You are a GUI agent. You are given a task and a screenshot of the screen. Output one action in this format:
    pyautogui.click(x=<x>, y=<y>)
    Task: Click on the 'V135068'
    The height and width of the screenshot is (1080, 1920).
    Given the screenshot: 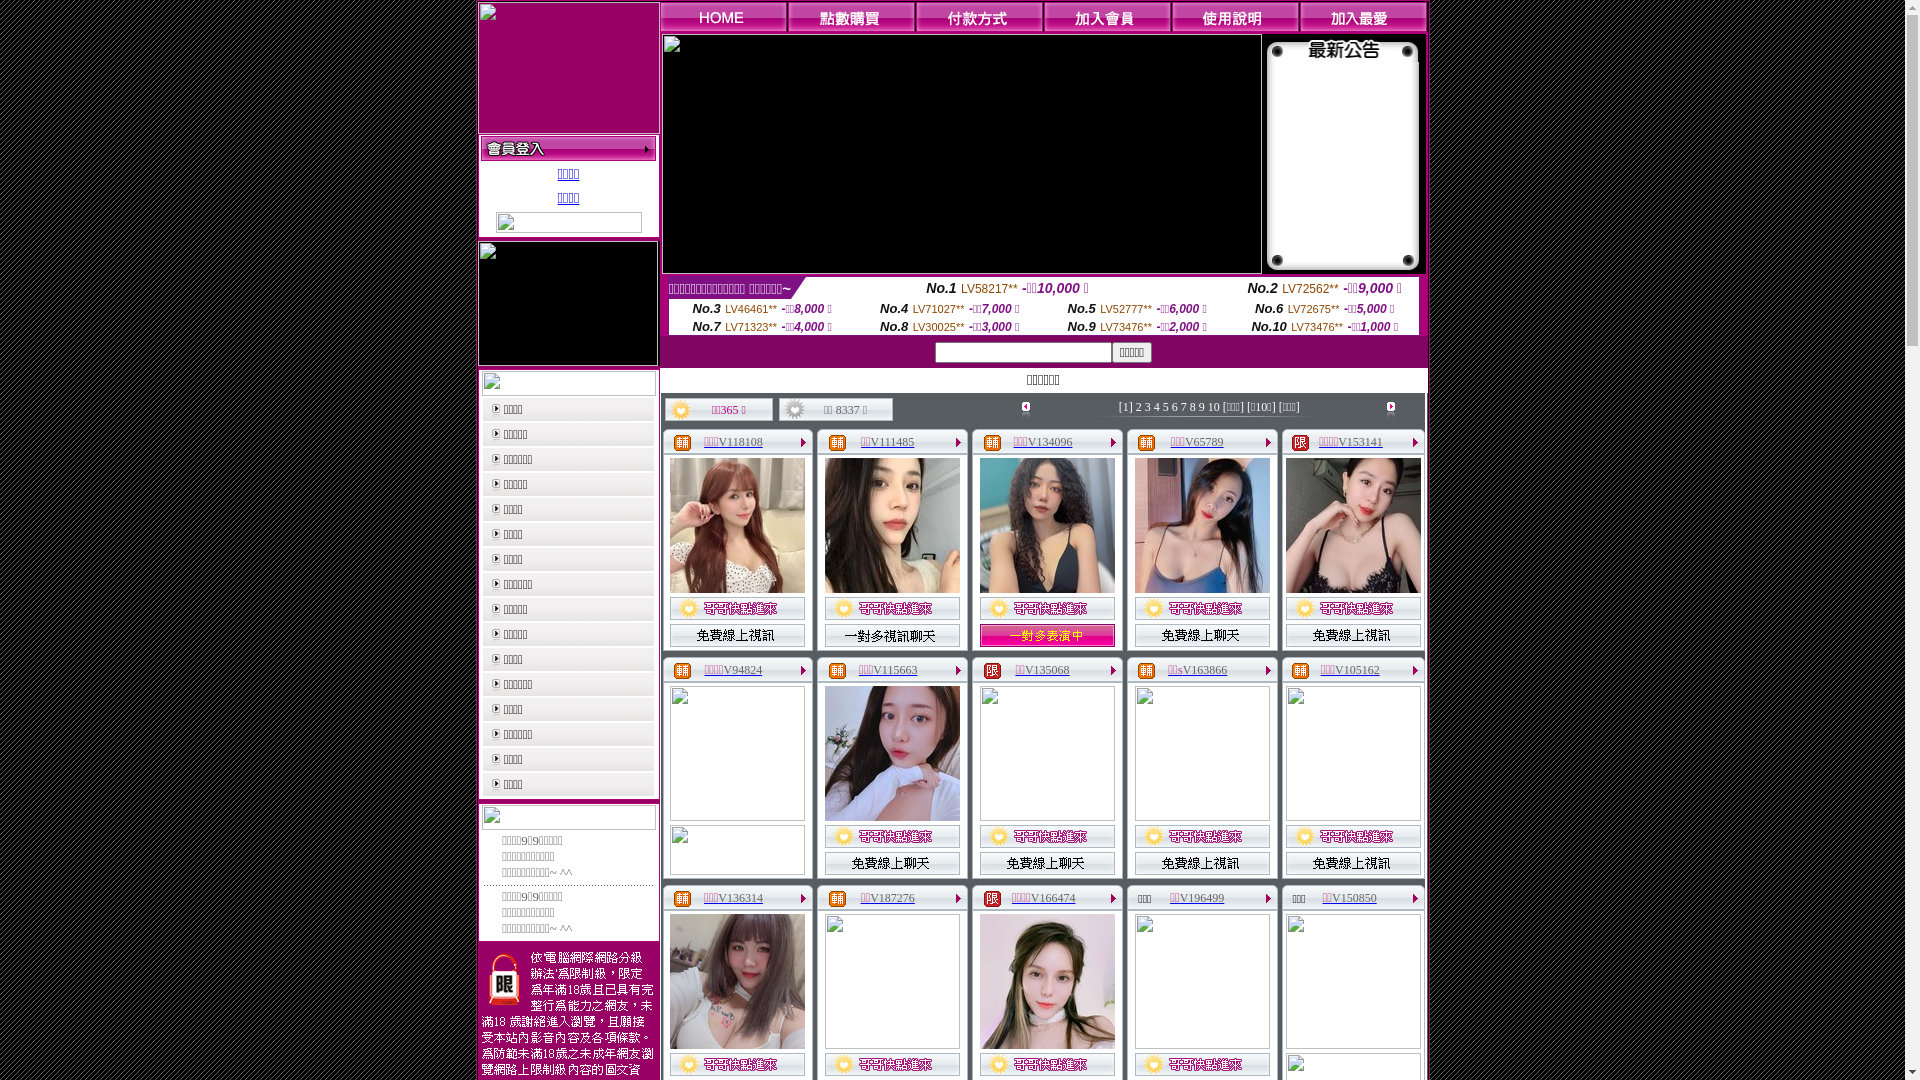 What is the action you would take?
    pyautogui.click(x=1025, y=670)
    